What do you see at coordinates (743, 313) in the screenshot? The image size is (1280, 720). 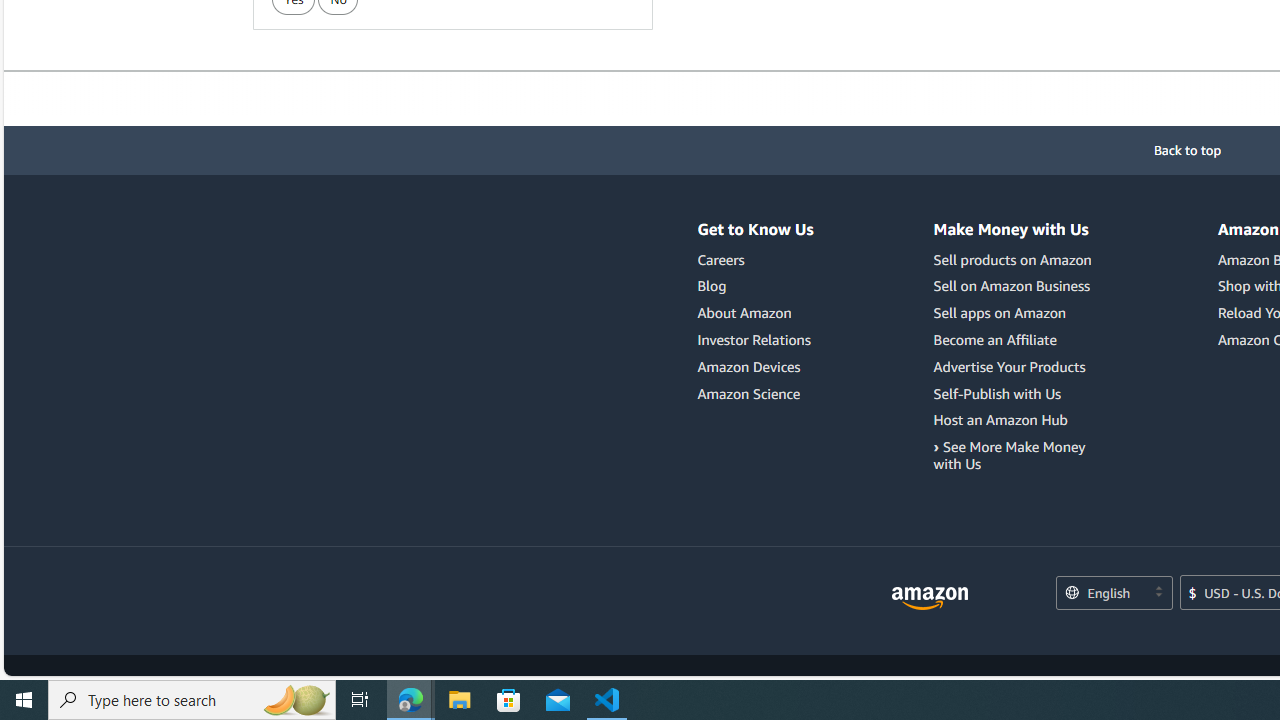 I see `'About Amazon'` at bounding box center [743, 313].